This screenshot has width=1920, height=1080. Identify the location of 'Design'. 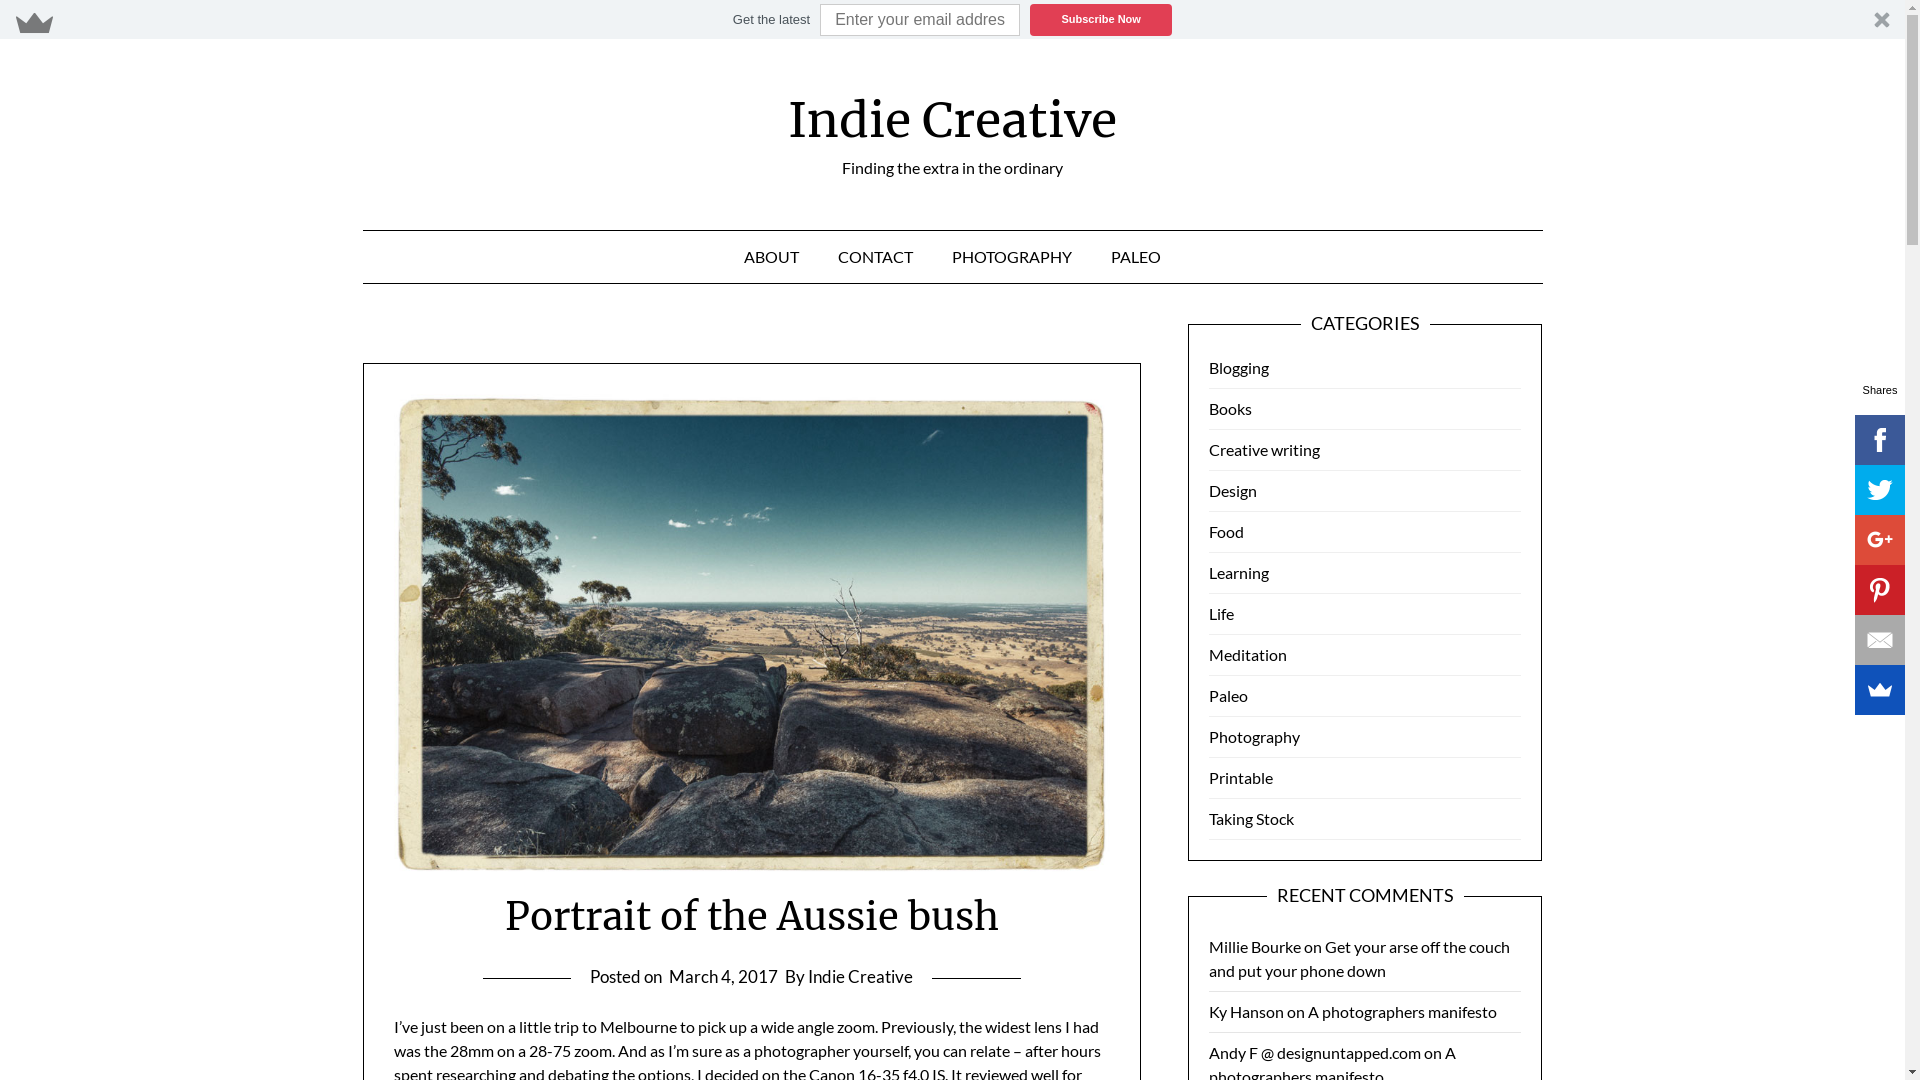
(1232, 490).